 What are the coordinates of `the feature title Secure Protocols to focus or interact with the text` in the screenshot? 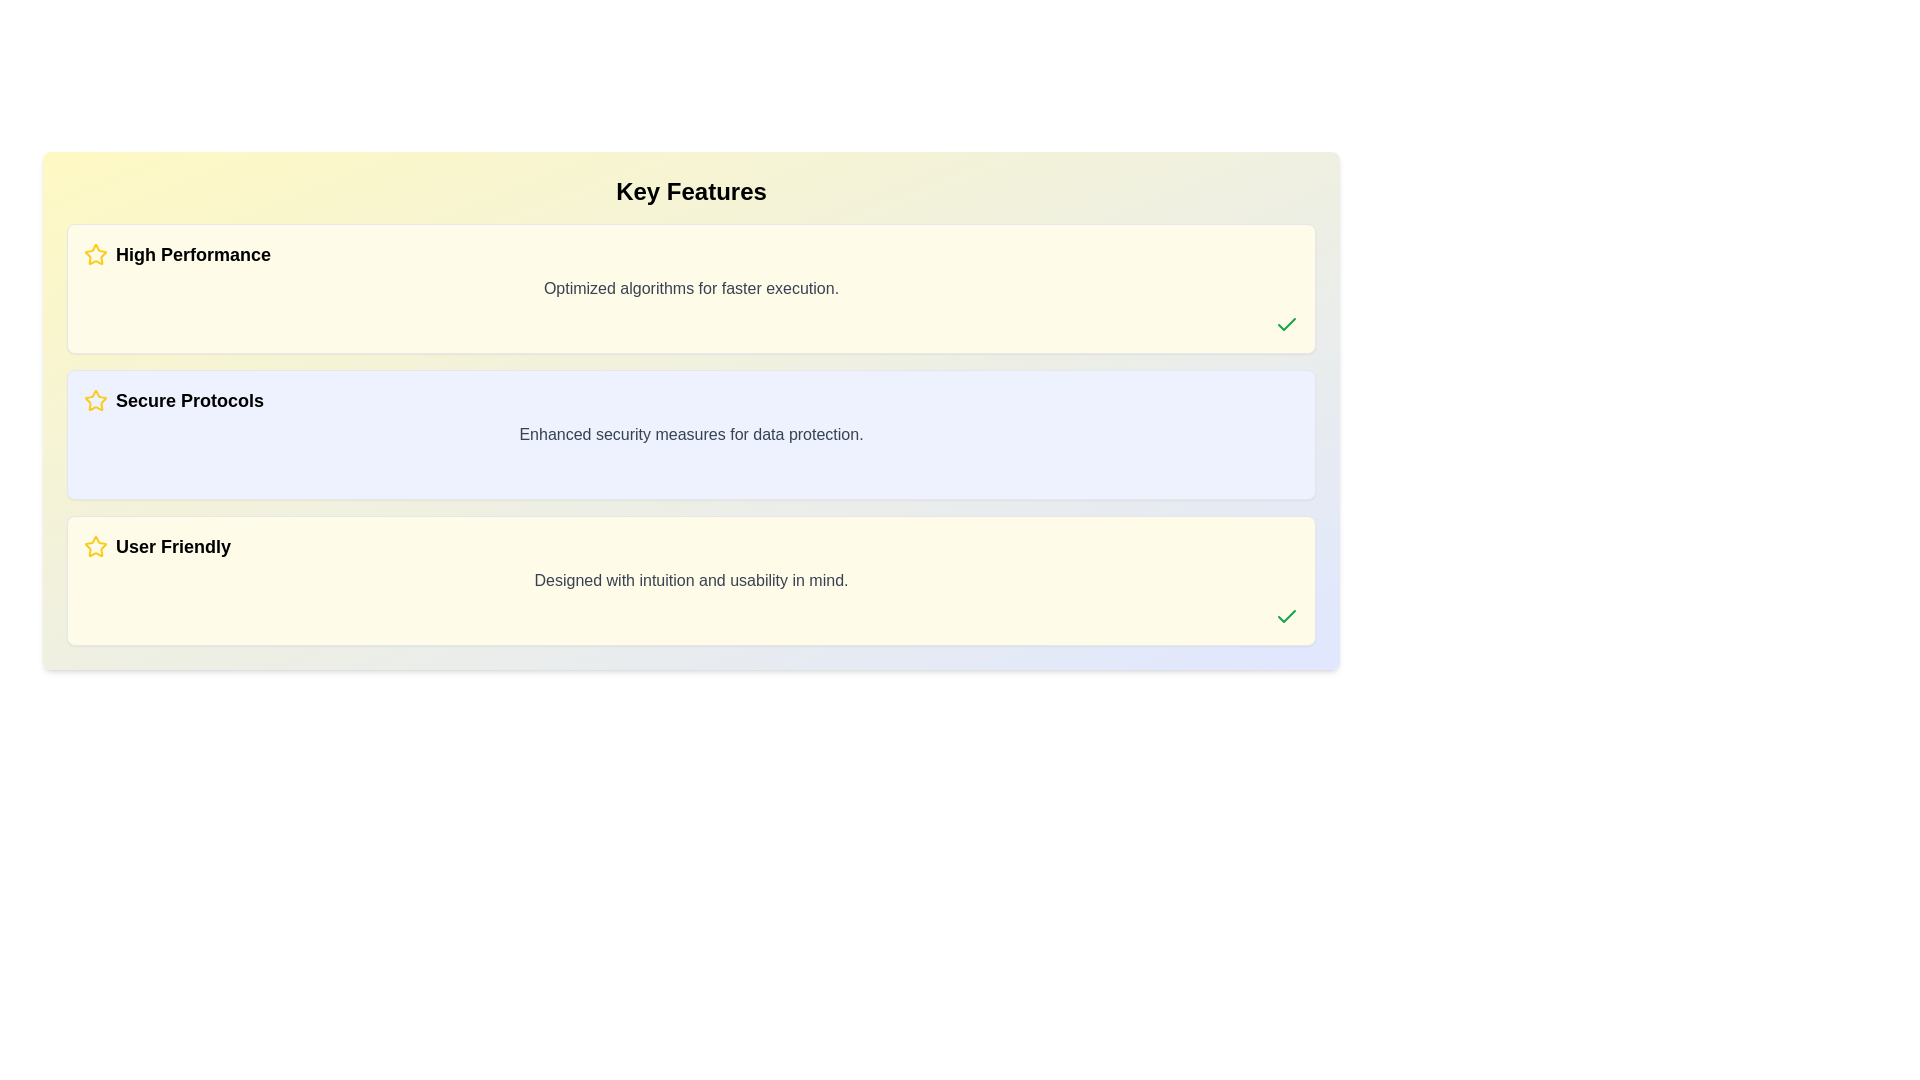 It's located at (691, 401).